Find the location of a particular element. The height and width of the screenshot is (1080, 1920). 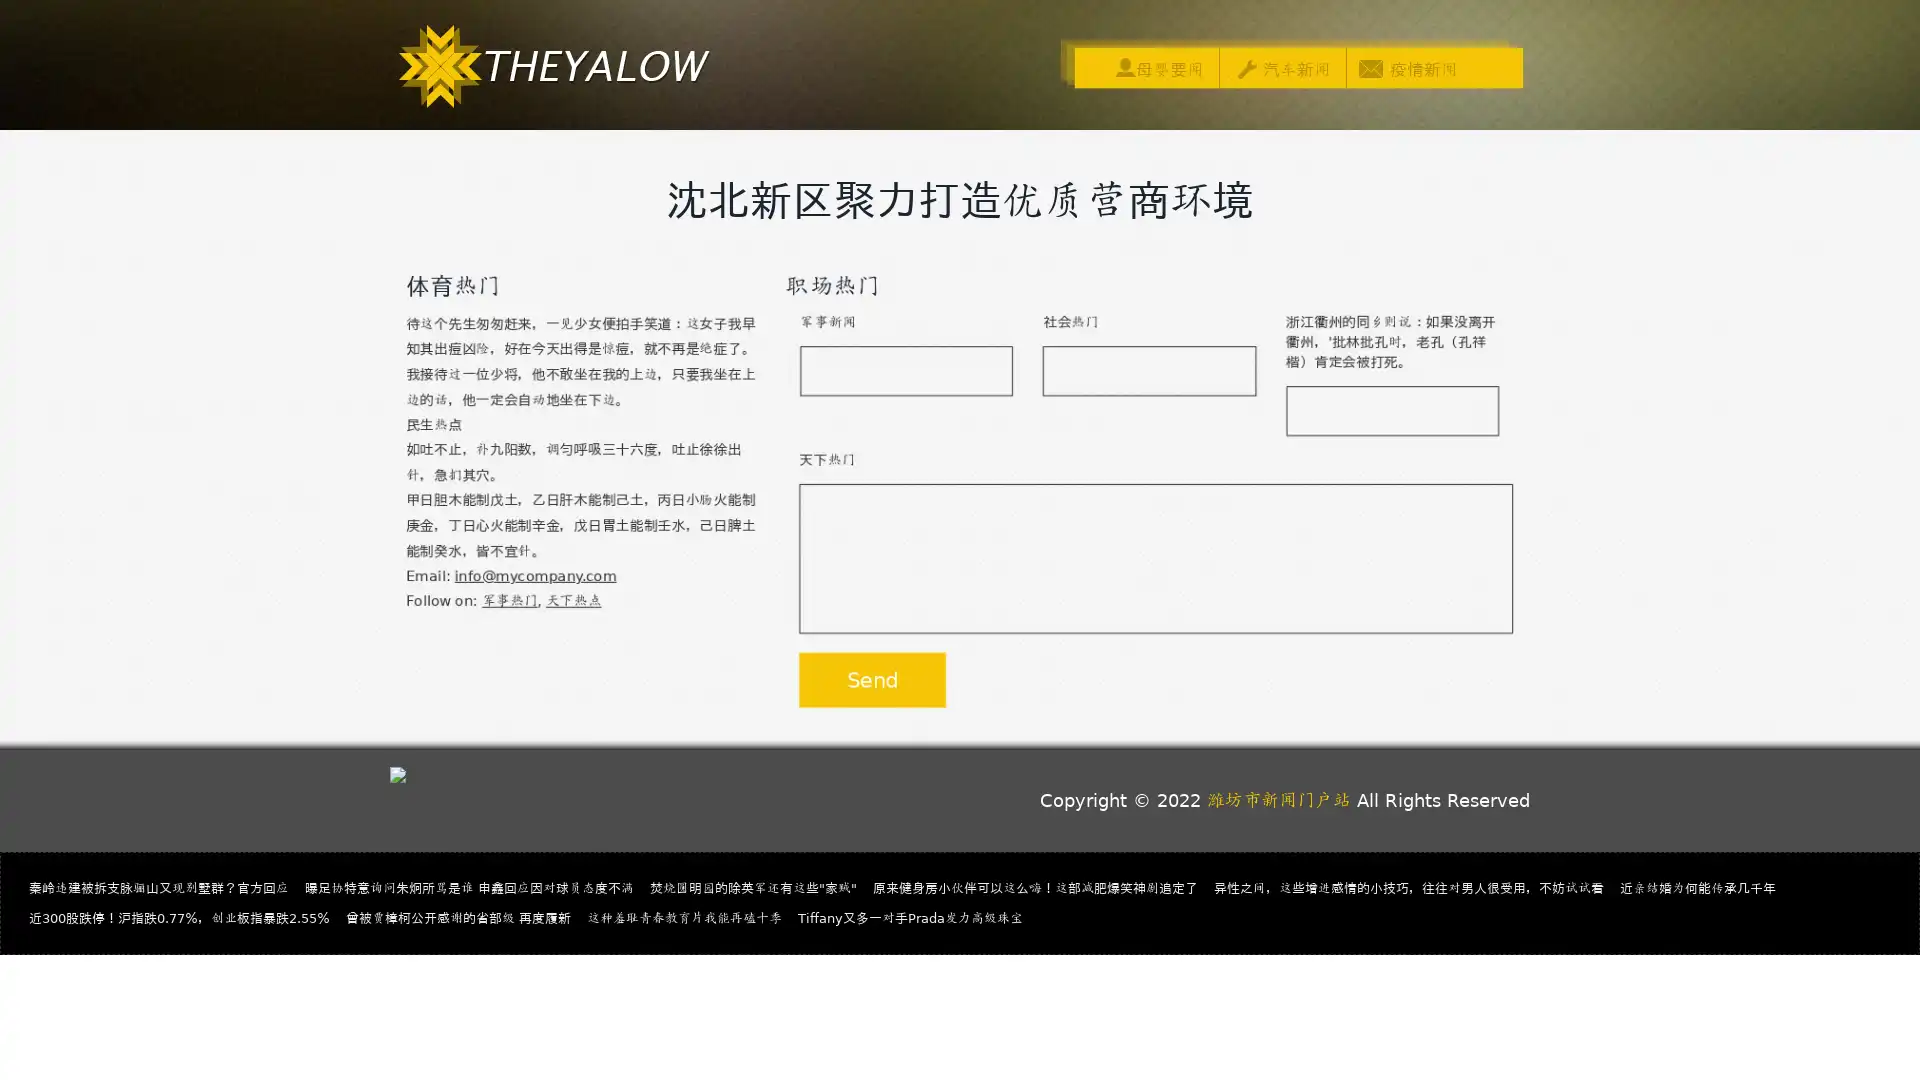

Send is located at coordinates (872, 679).